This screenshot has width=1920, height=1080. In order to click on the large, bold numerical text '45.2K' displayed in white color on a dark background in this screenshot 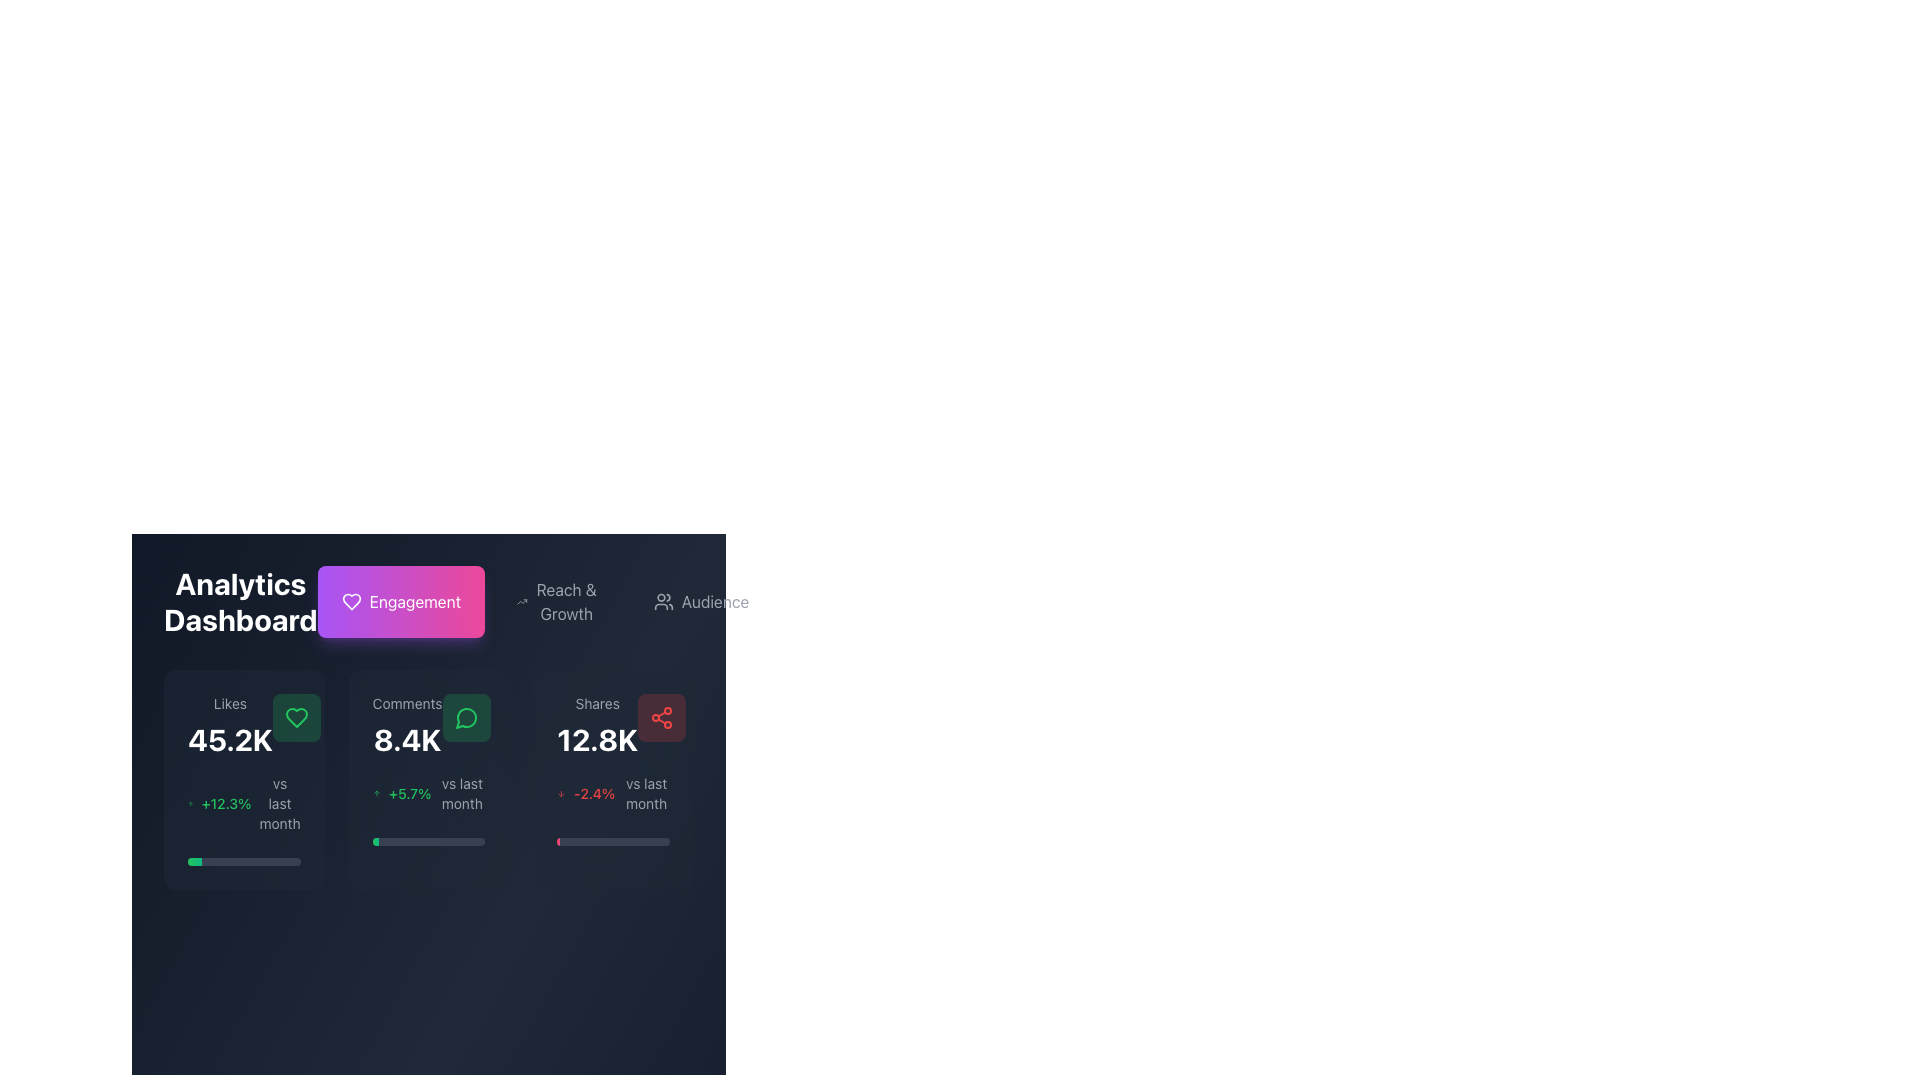, I will do `click(230, 740)`.